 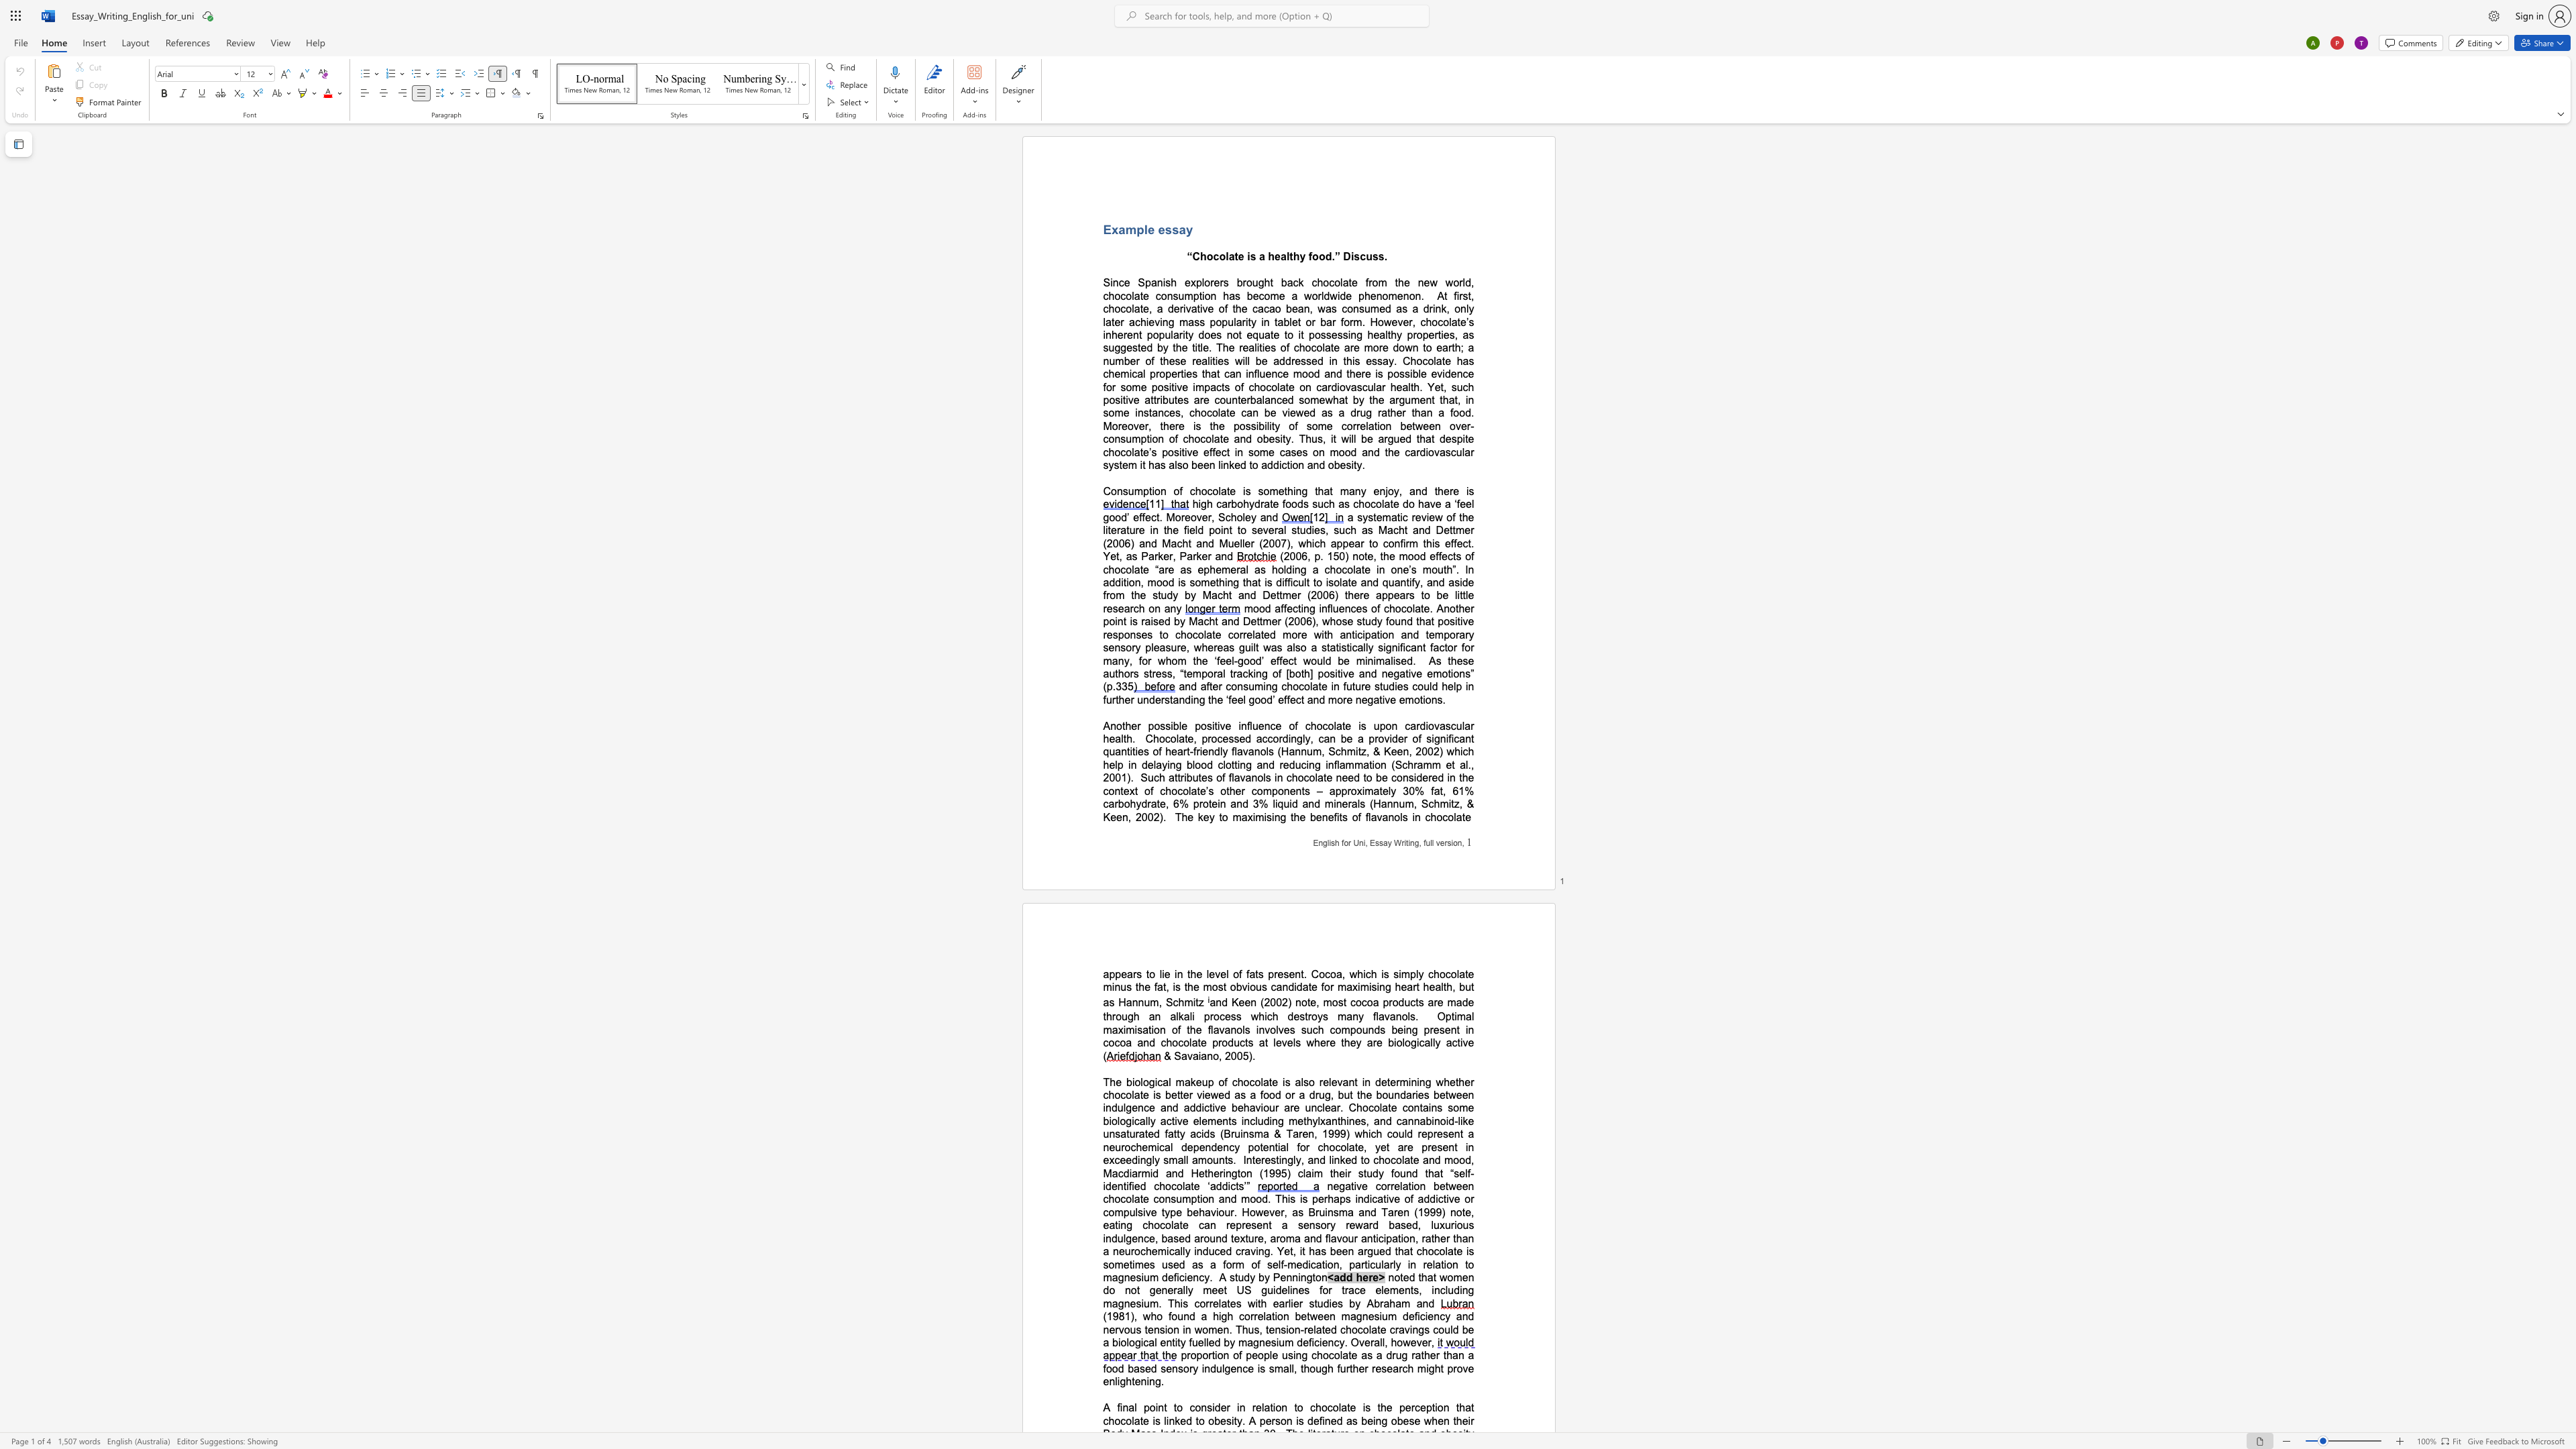 I want to click on the space between the continuous character "x" and "a" in the text, so click(x=1118, y=229).